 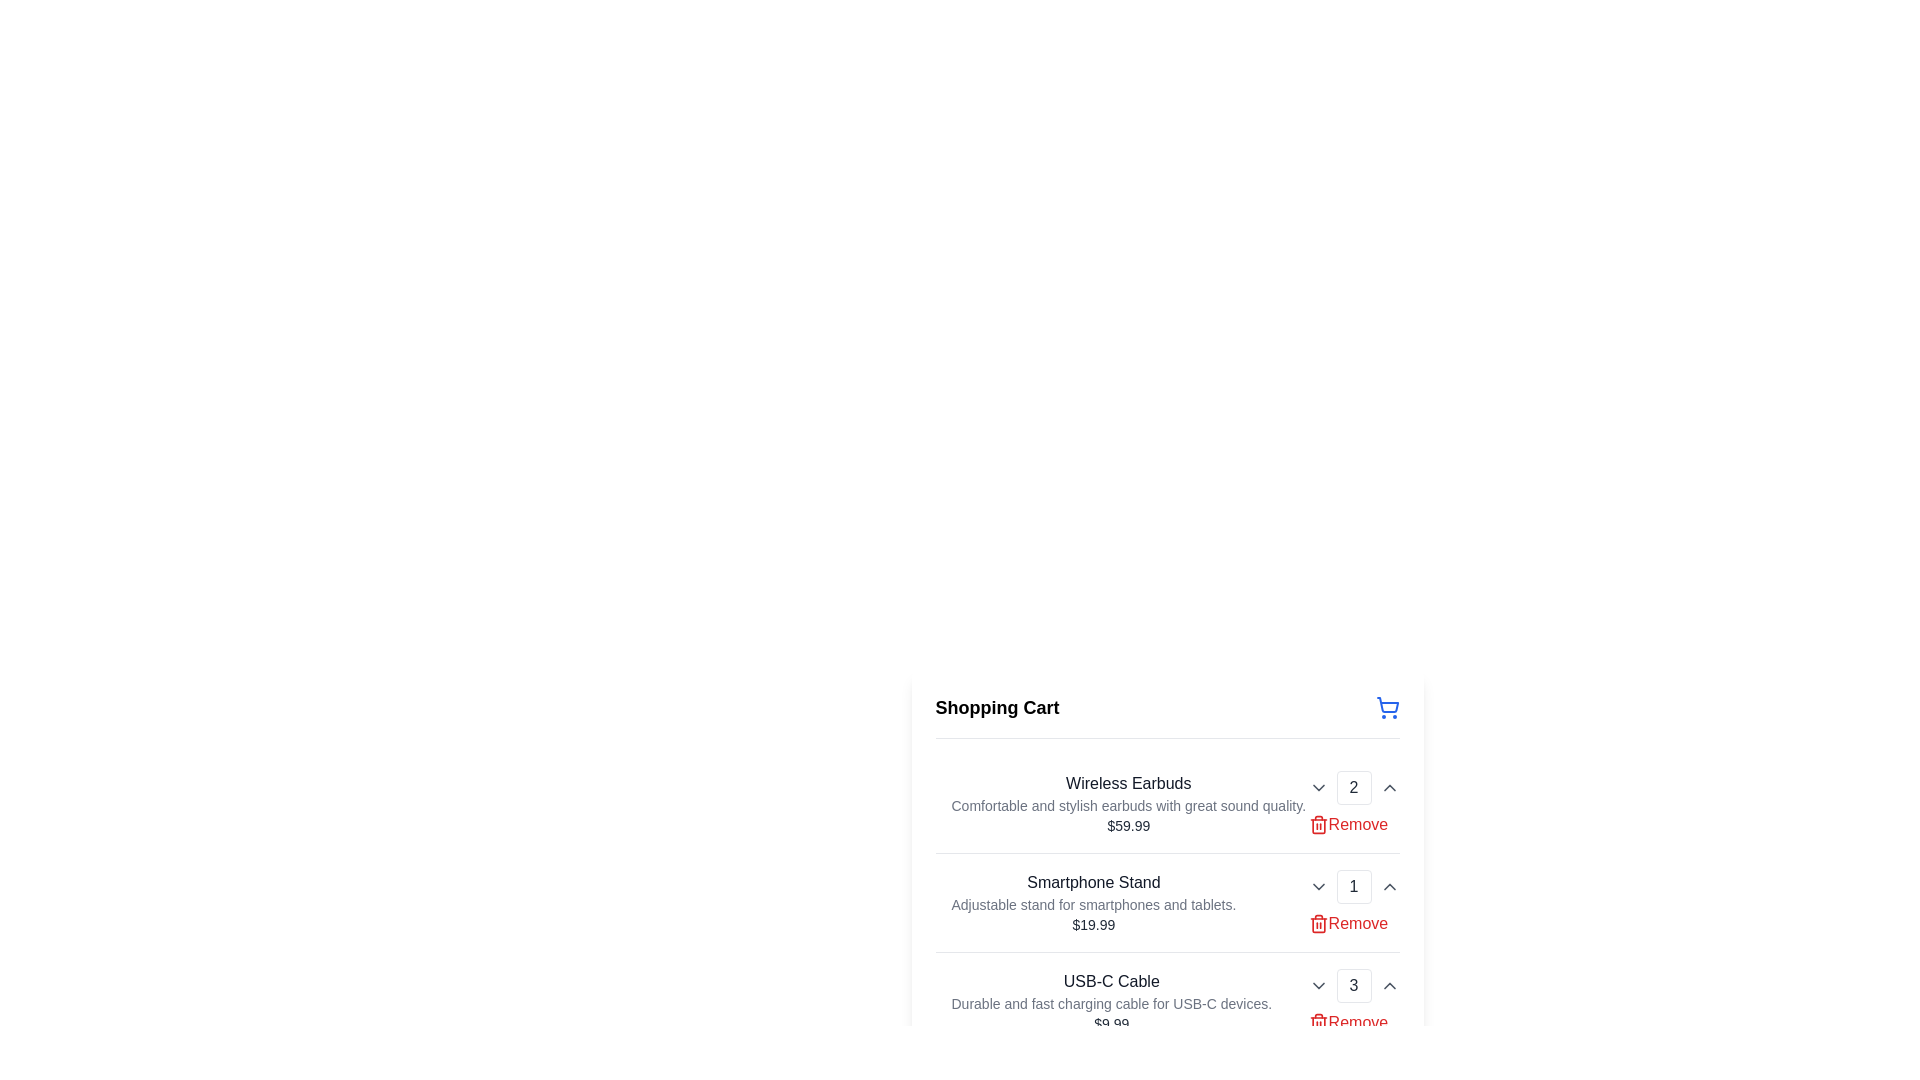 I want to click on details of the product text block titled 'Wireless Earbuds' located in the shopping cart section, which contains a title, subtitle, and price, so click(x=1128, y=802).